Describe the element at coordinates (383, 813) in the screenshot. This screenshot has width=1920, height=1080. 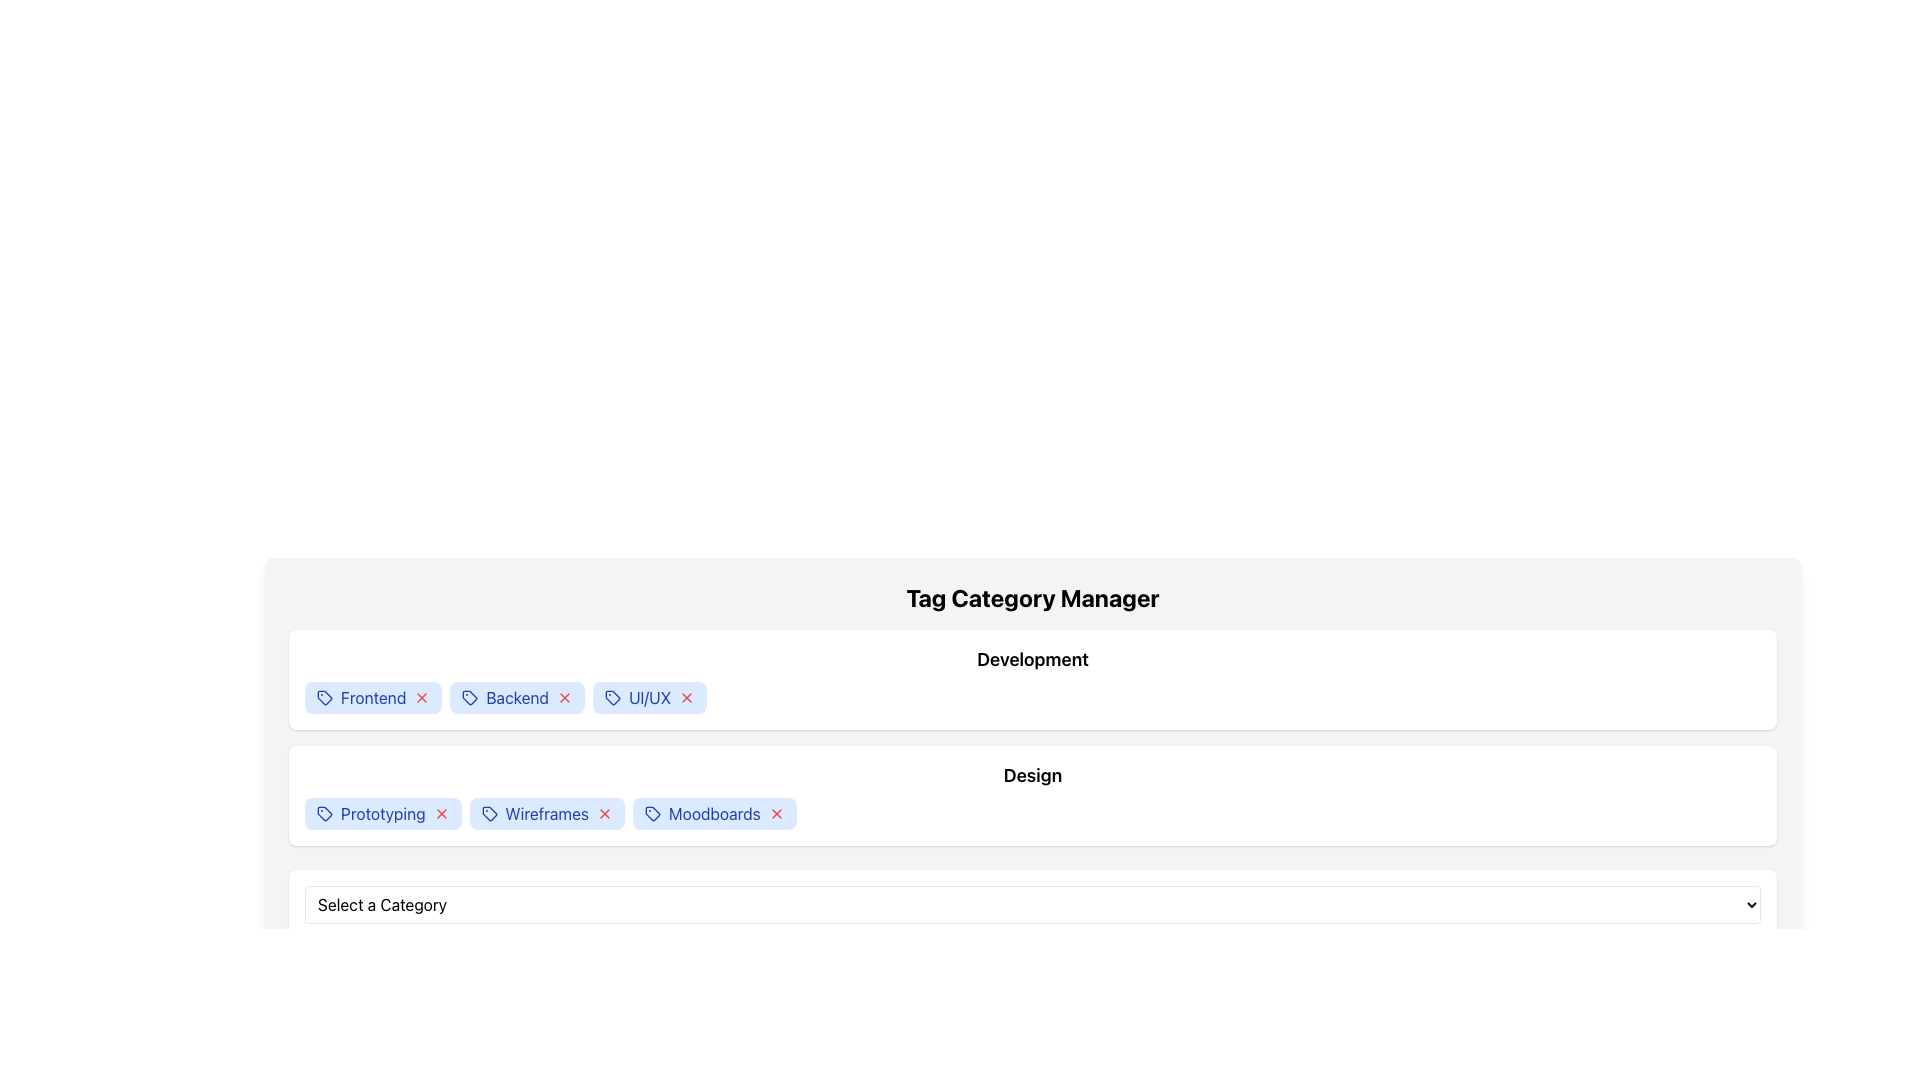
I see `the static text element labeled 'Prototyping'` at that location.